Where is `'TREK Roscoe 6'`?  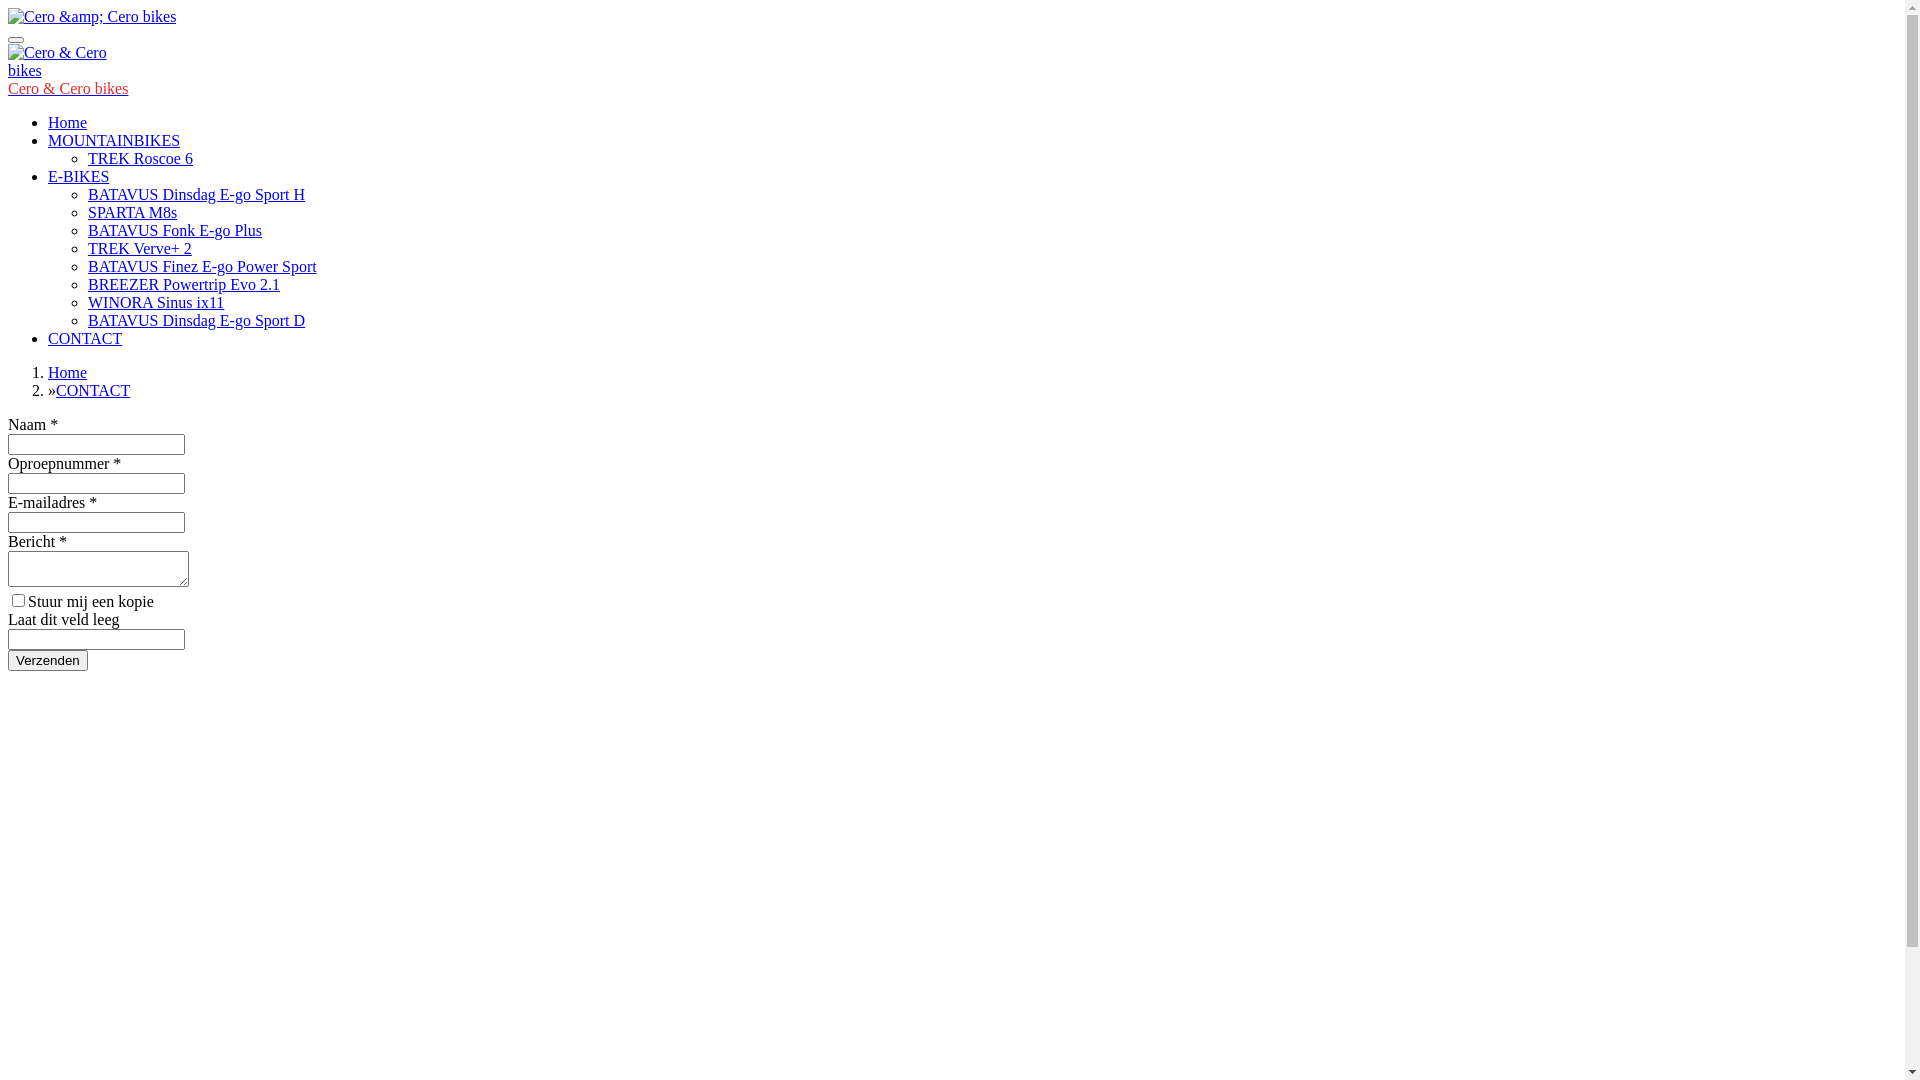 'TREK Roscoe 6' is located at coordinates (139, 157).